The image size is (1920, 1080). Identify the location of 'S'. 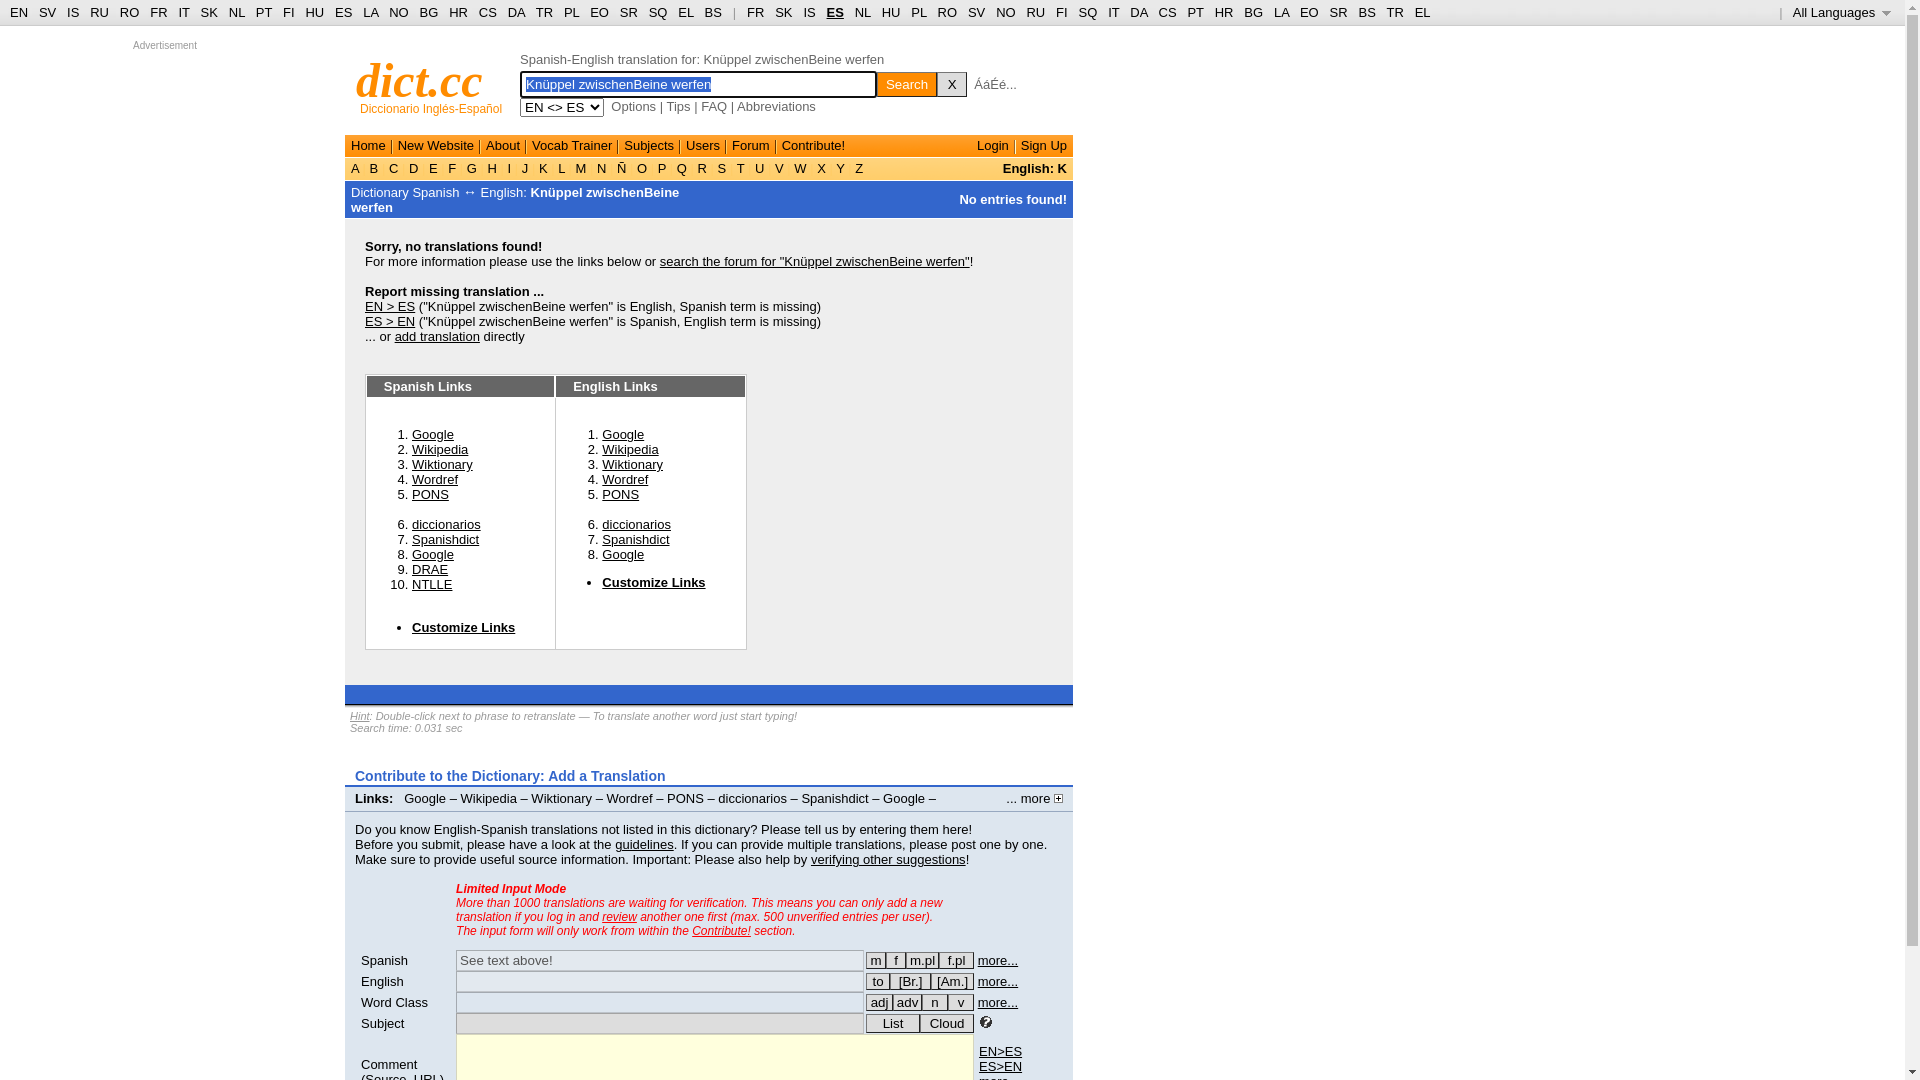
(720, 167).